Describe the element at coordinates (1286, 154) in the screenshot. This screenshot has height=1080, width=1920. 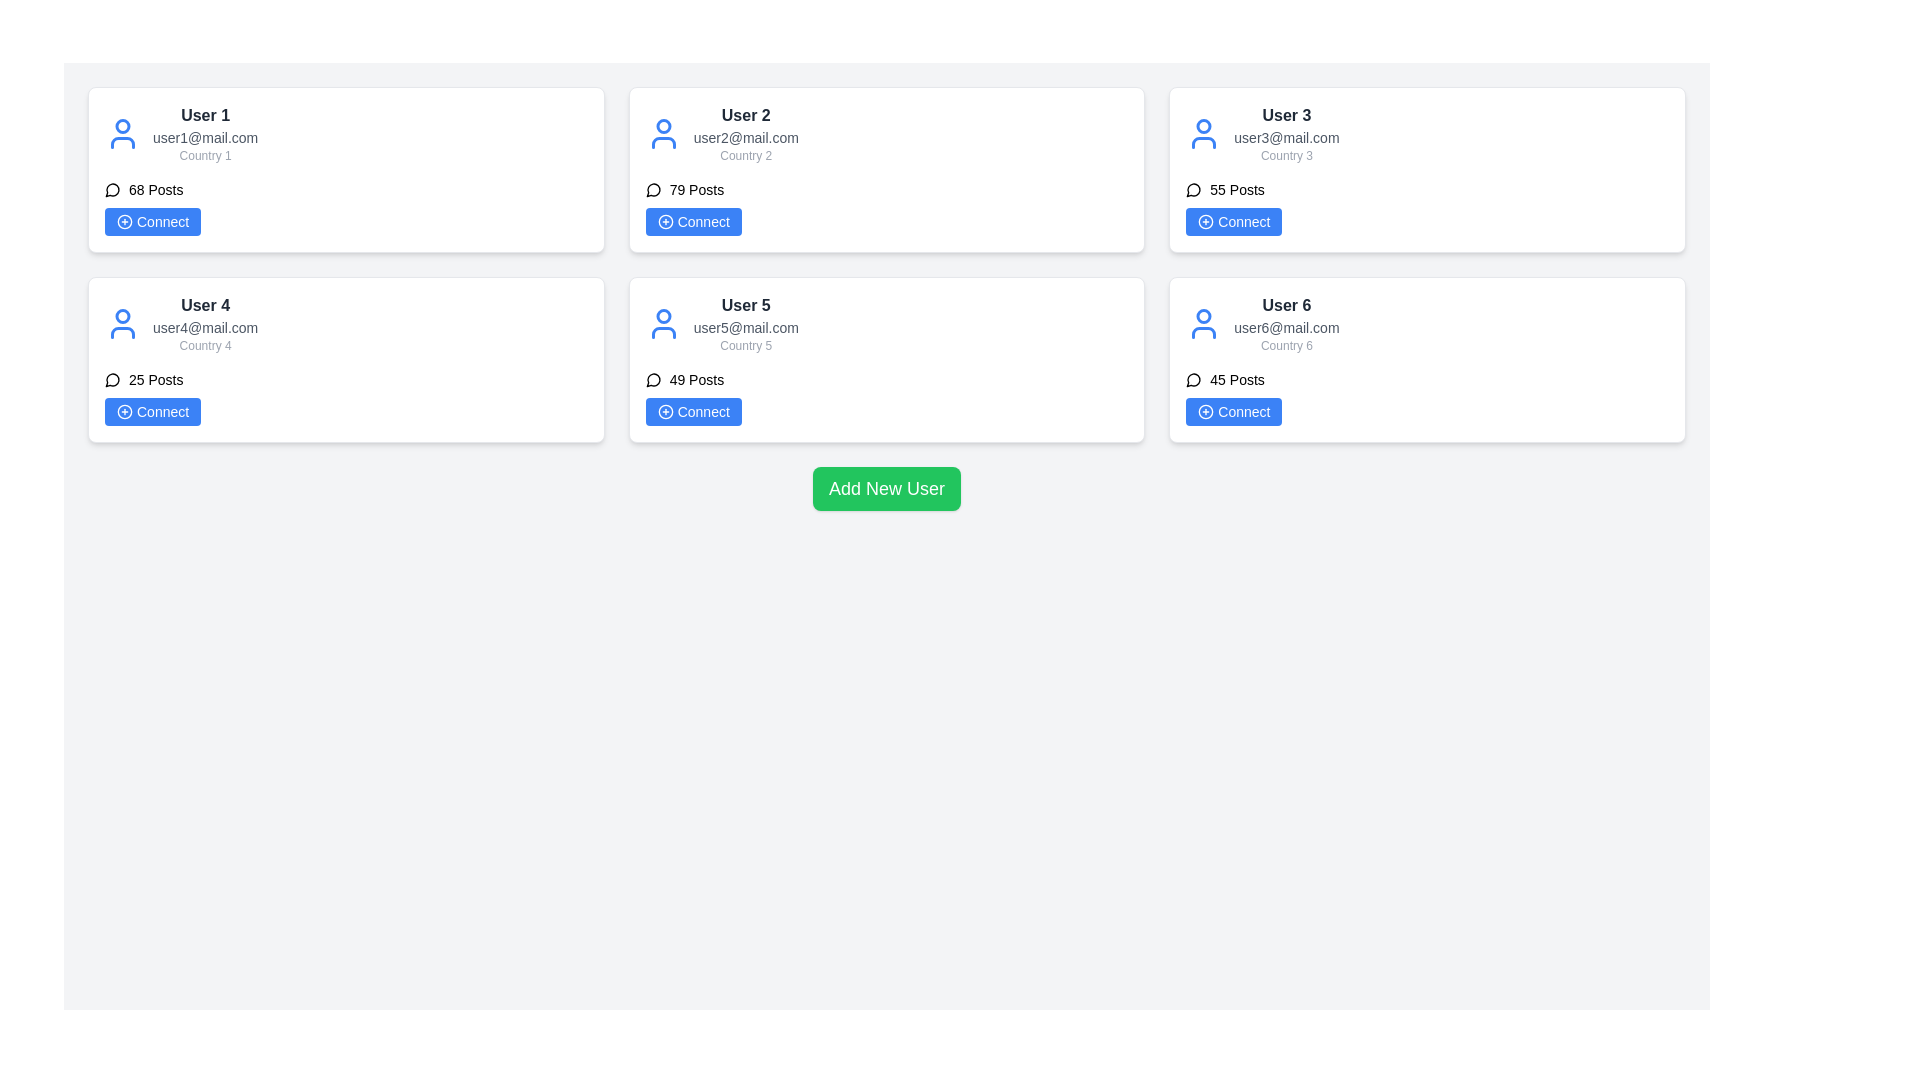
I see `content displayed in the text element that shows the user's country within the user card of 'User 3', located under the email 'user3@mail.com'` at that location.